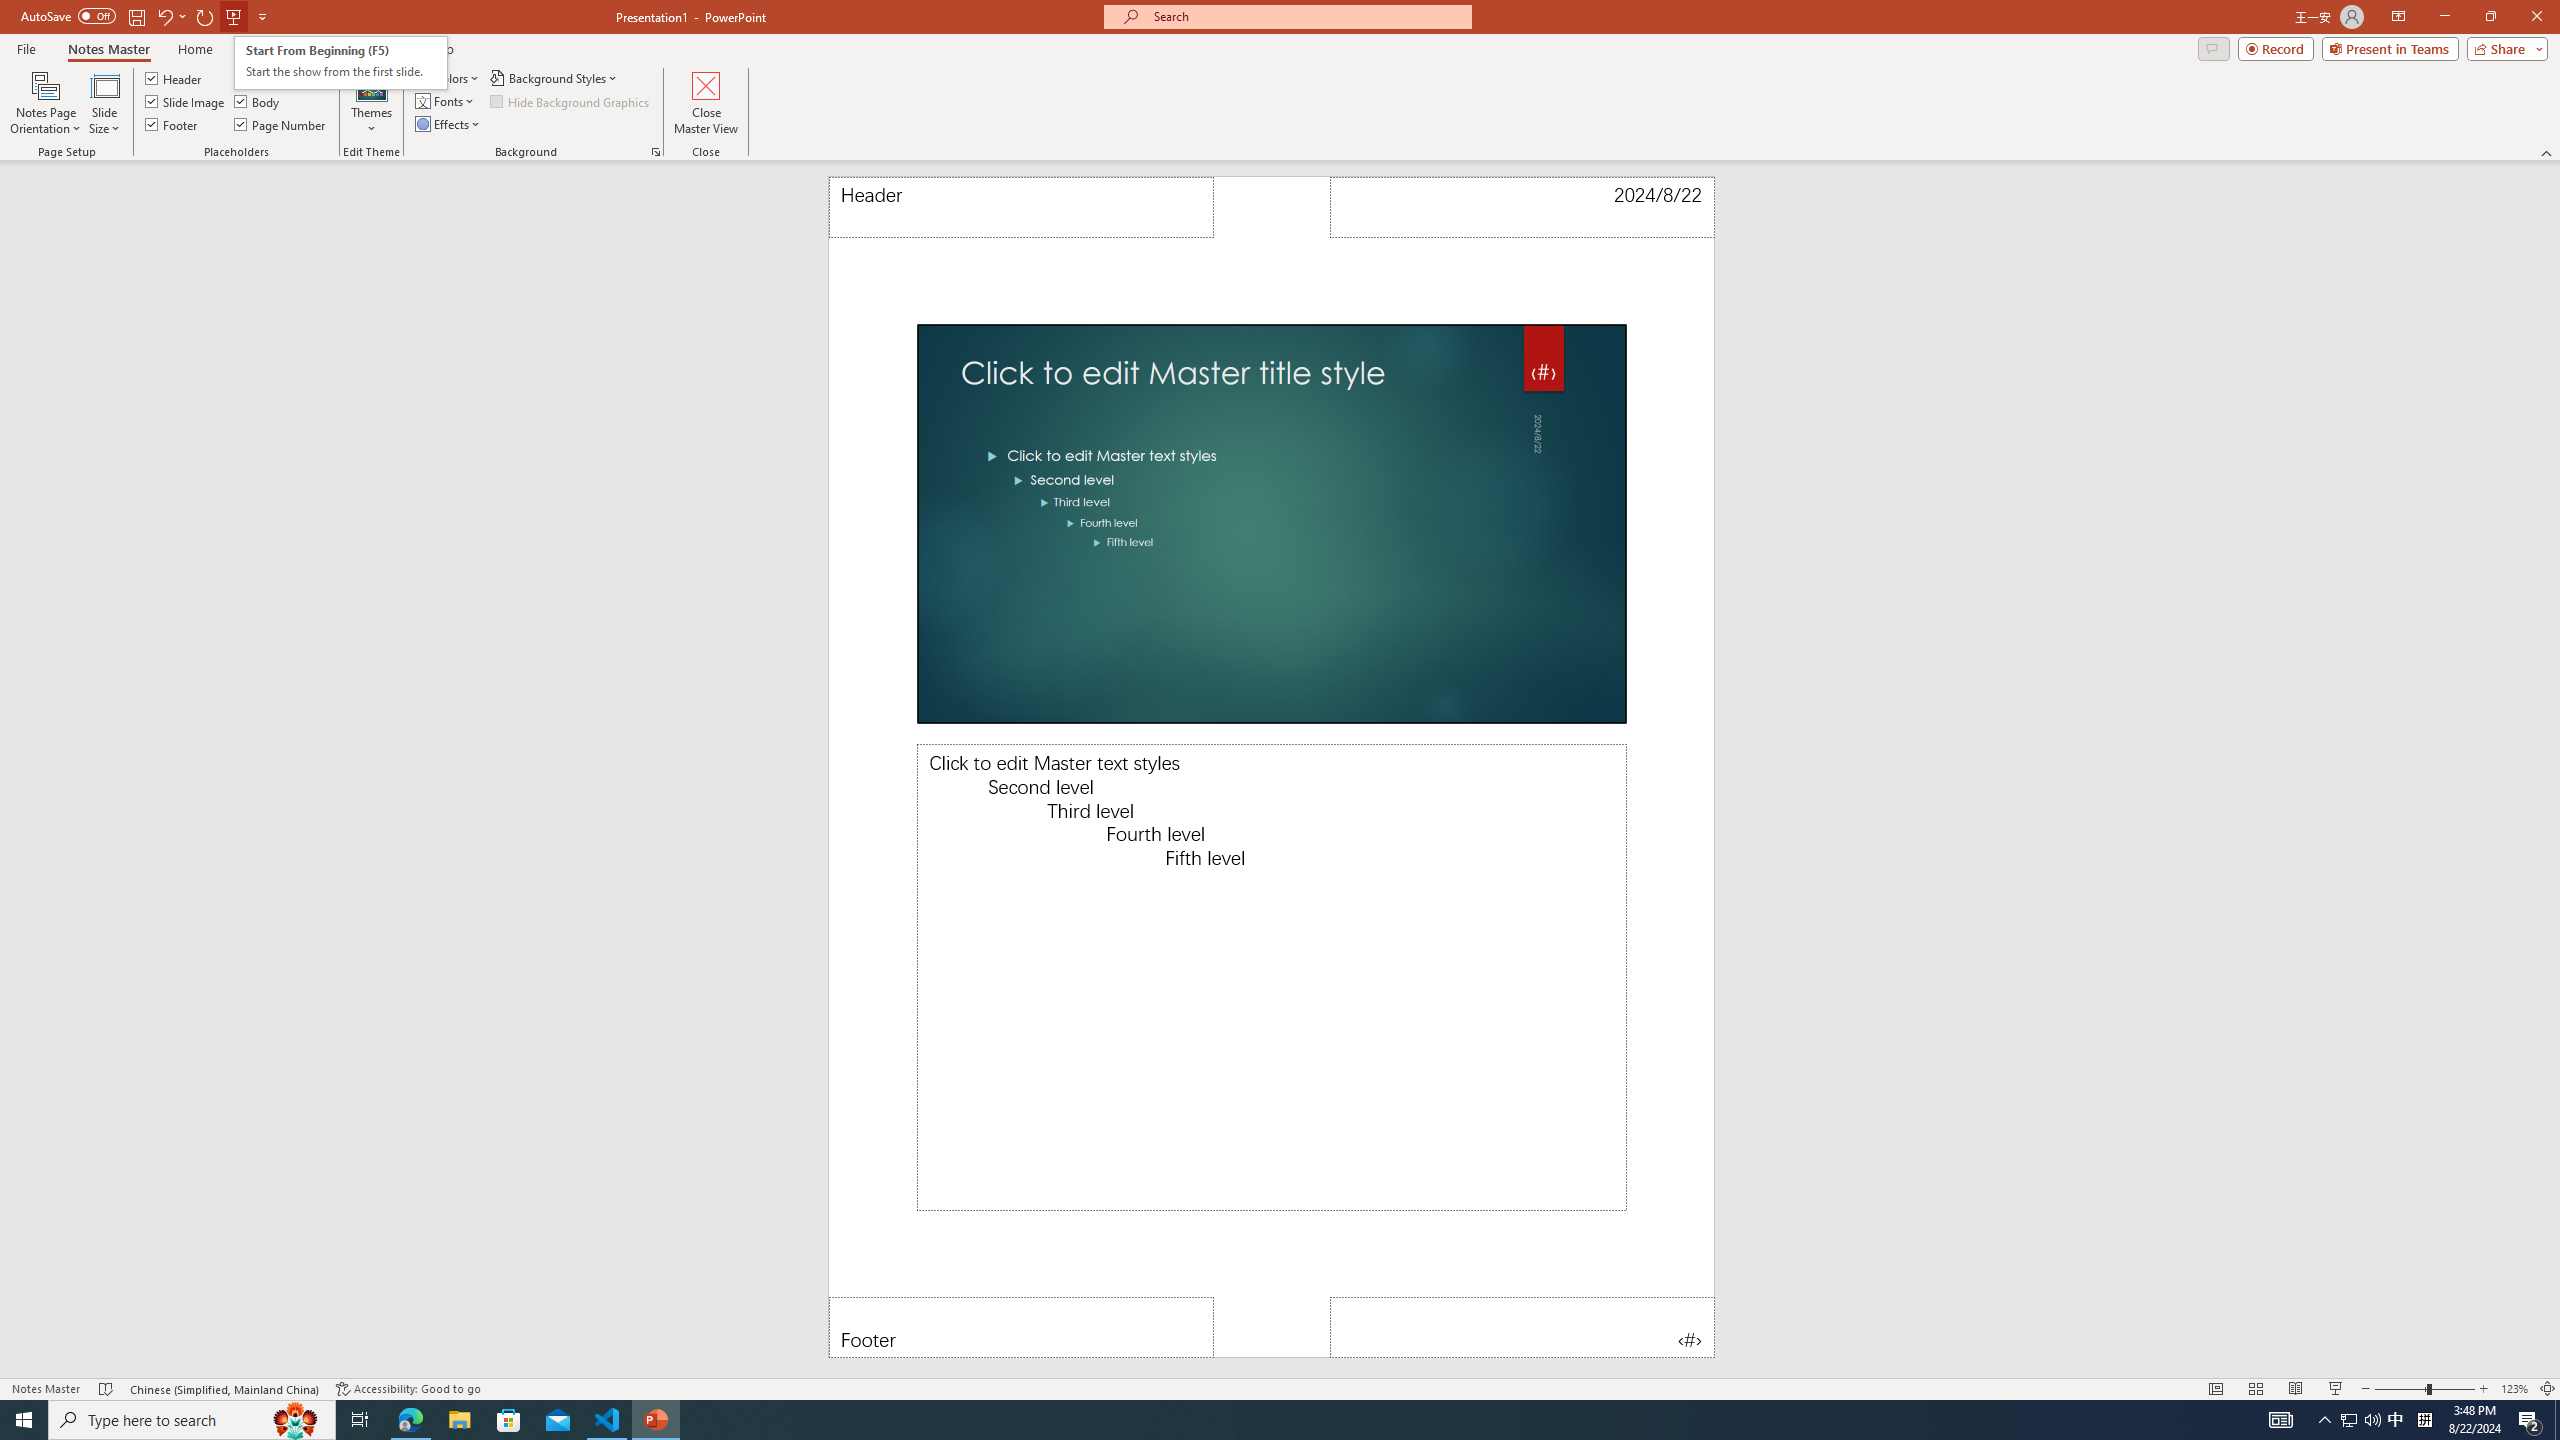 The image size is (2560, 1440). I want to click on 'Fonts', so click(445, 99).